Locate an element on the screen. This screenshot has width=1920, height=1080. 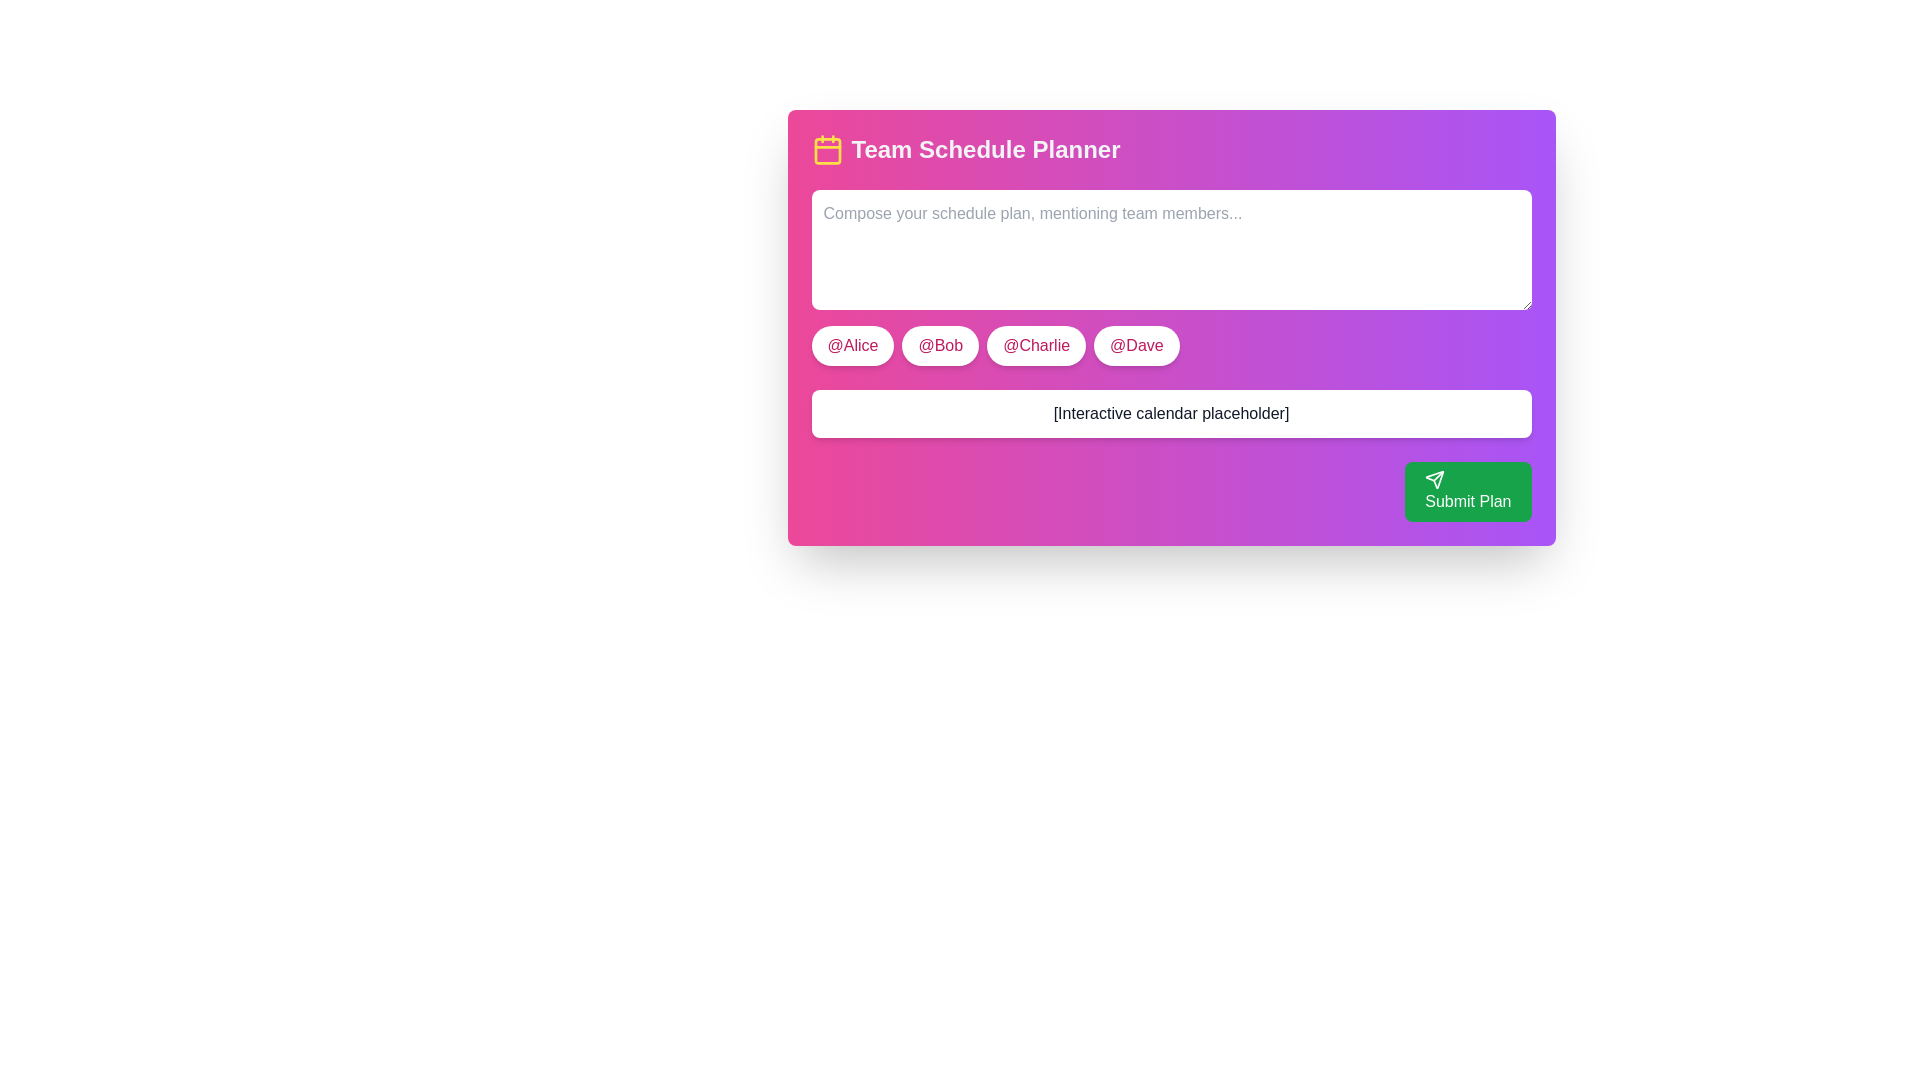
the main body portion of the calendar icon, which is a rounded rectangle with a border radius of 2 units, located within the team schedule planner interface is located at coordinates (827, 150).